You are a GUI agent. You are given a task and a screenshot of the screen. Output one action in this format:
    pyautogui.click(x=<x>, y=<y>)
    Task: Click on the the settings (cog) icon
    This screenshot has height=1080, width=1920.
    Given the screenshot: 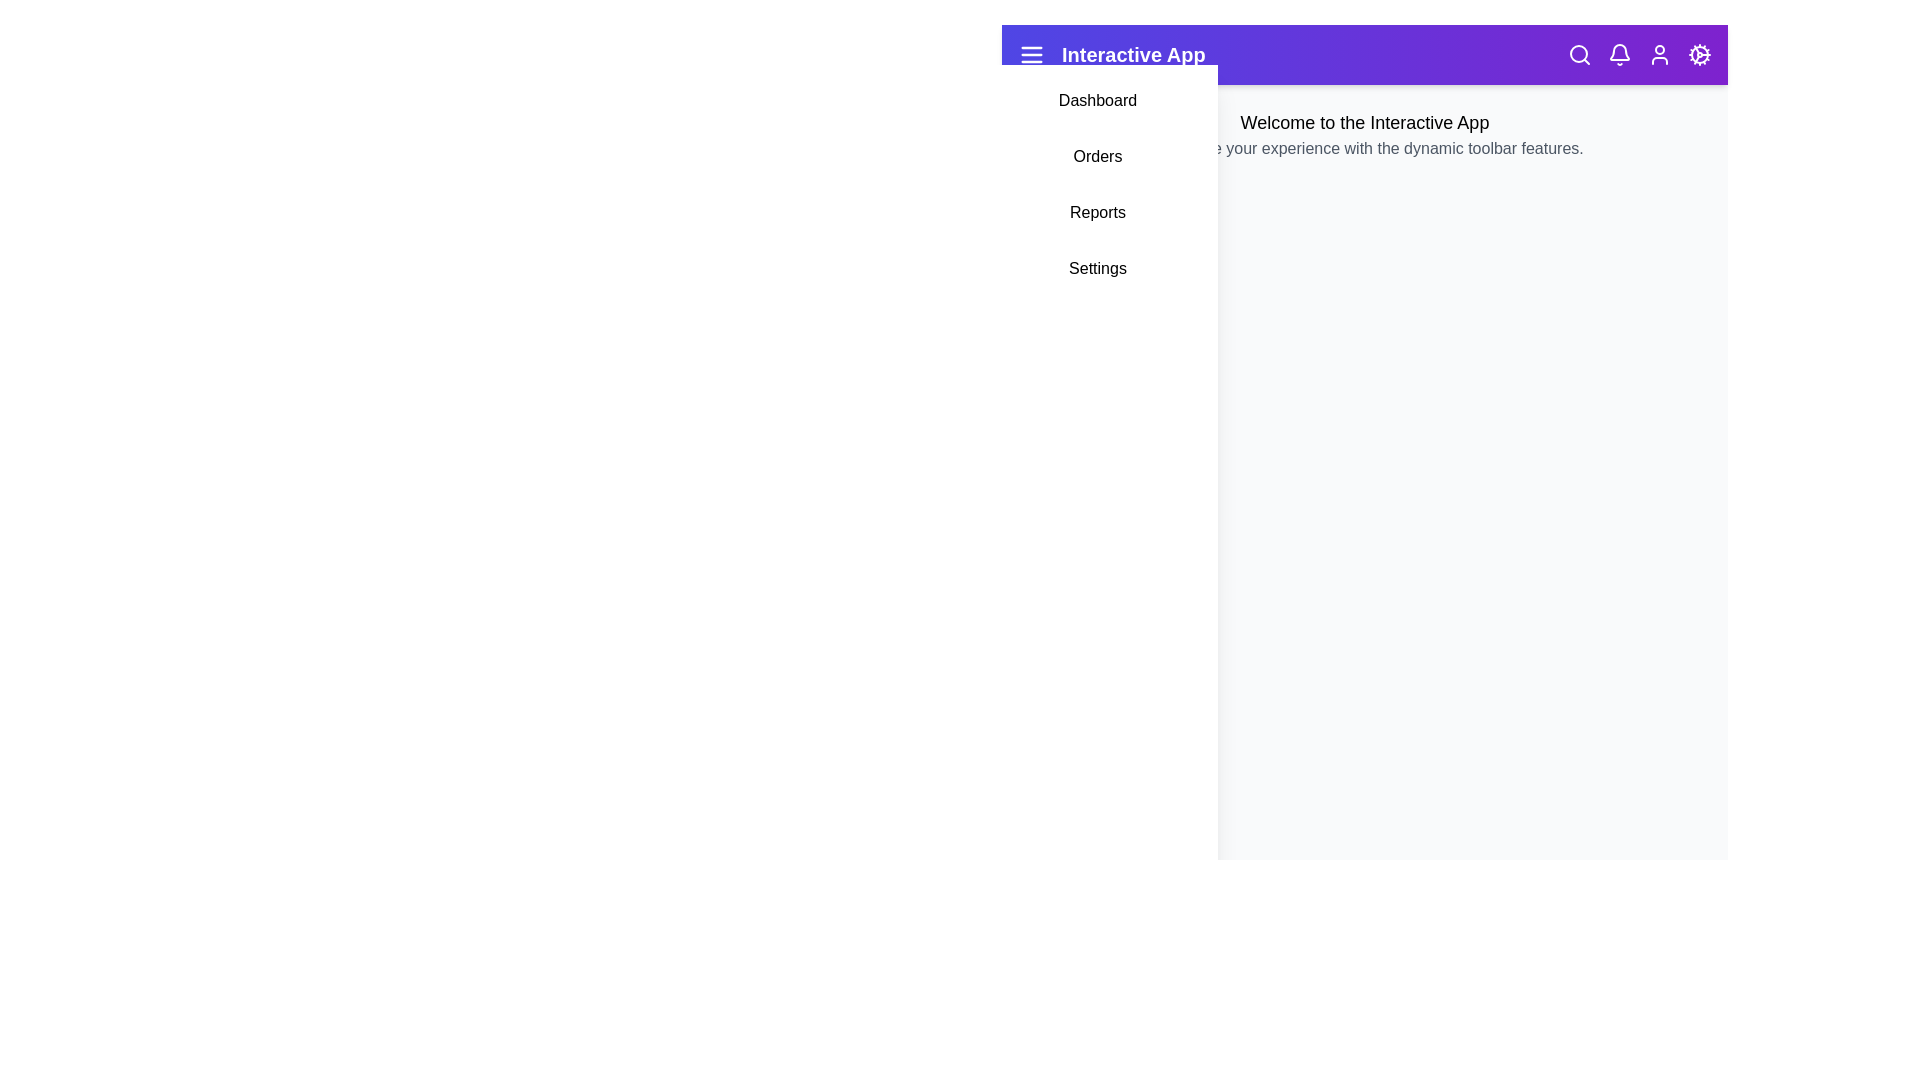 What is the action you would take?
    pyautogui.click(x=1698, y=53)
    